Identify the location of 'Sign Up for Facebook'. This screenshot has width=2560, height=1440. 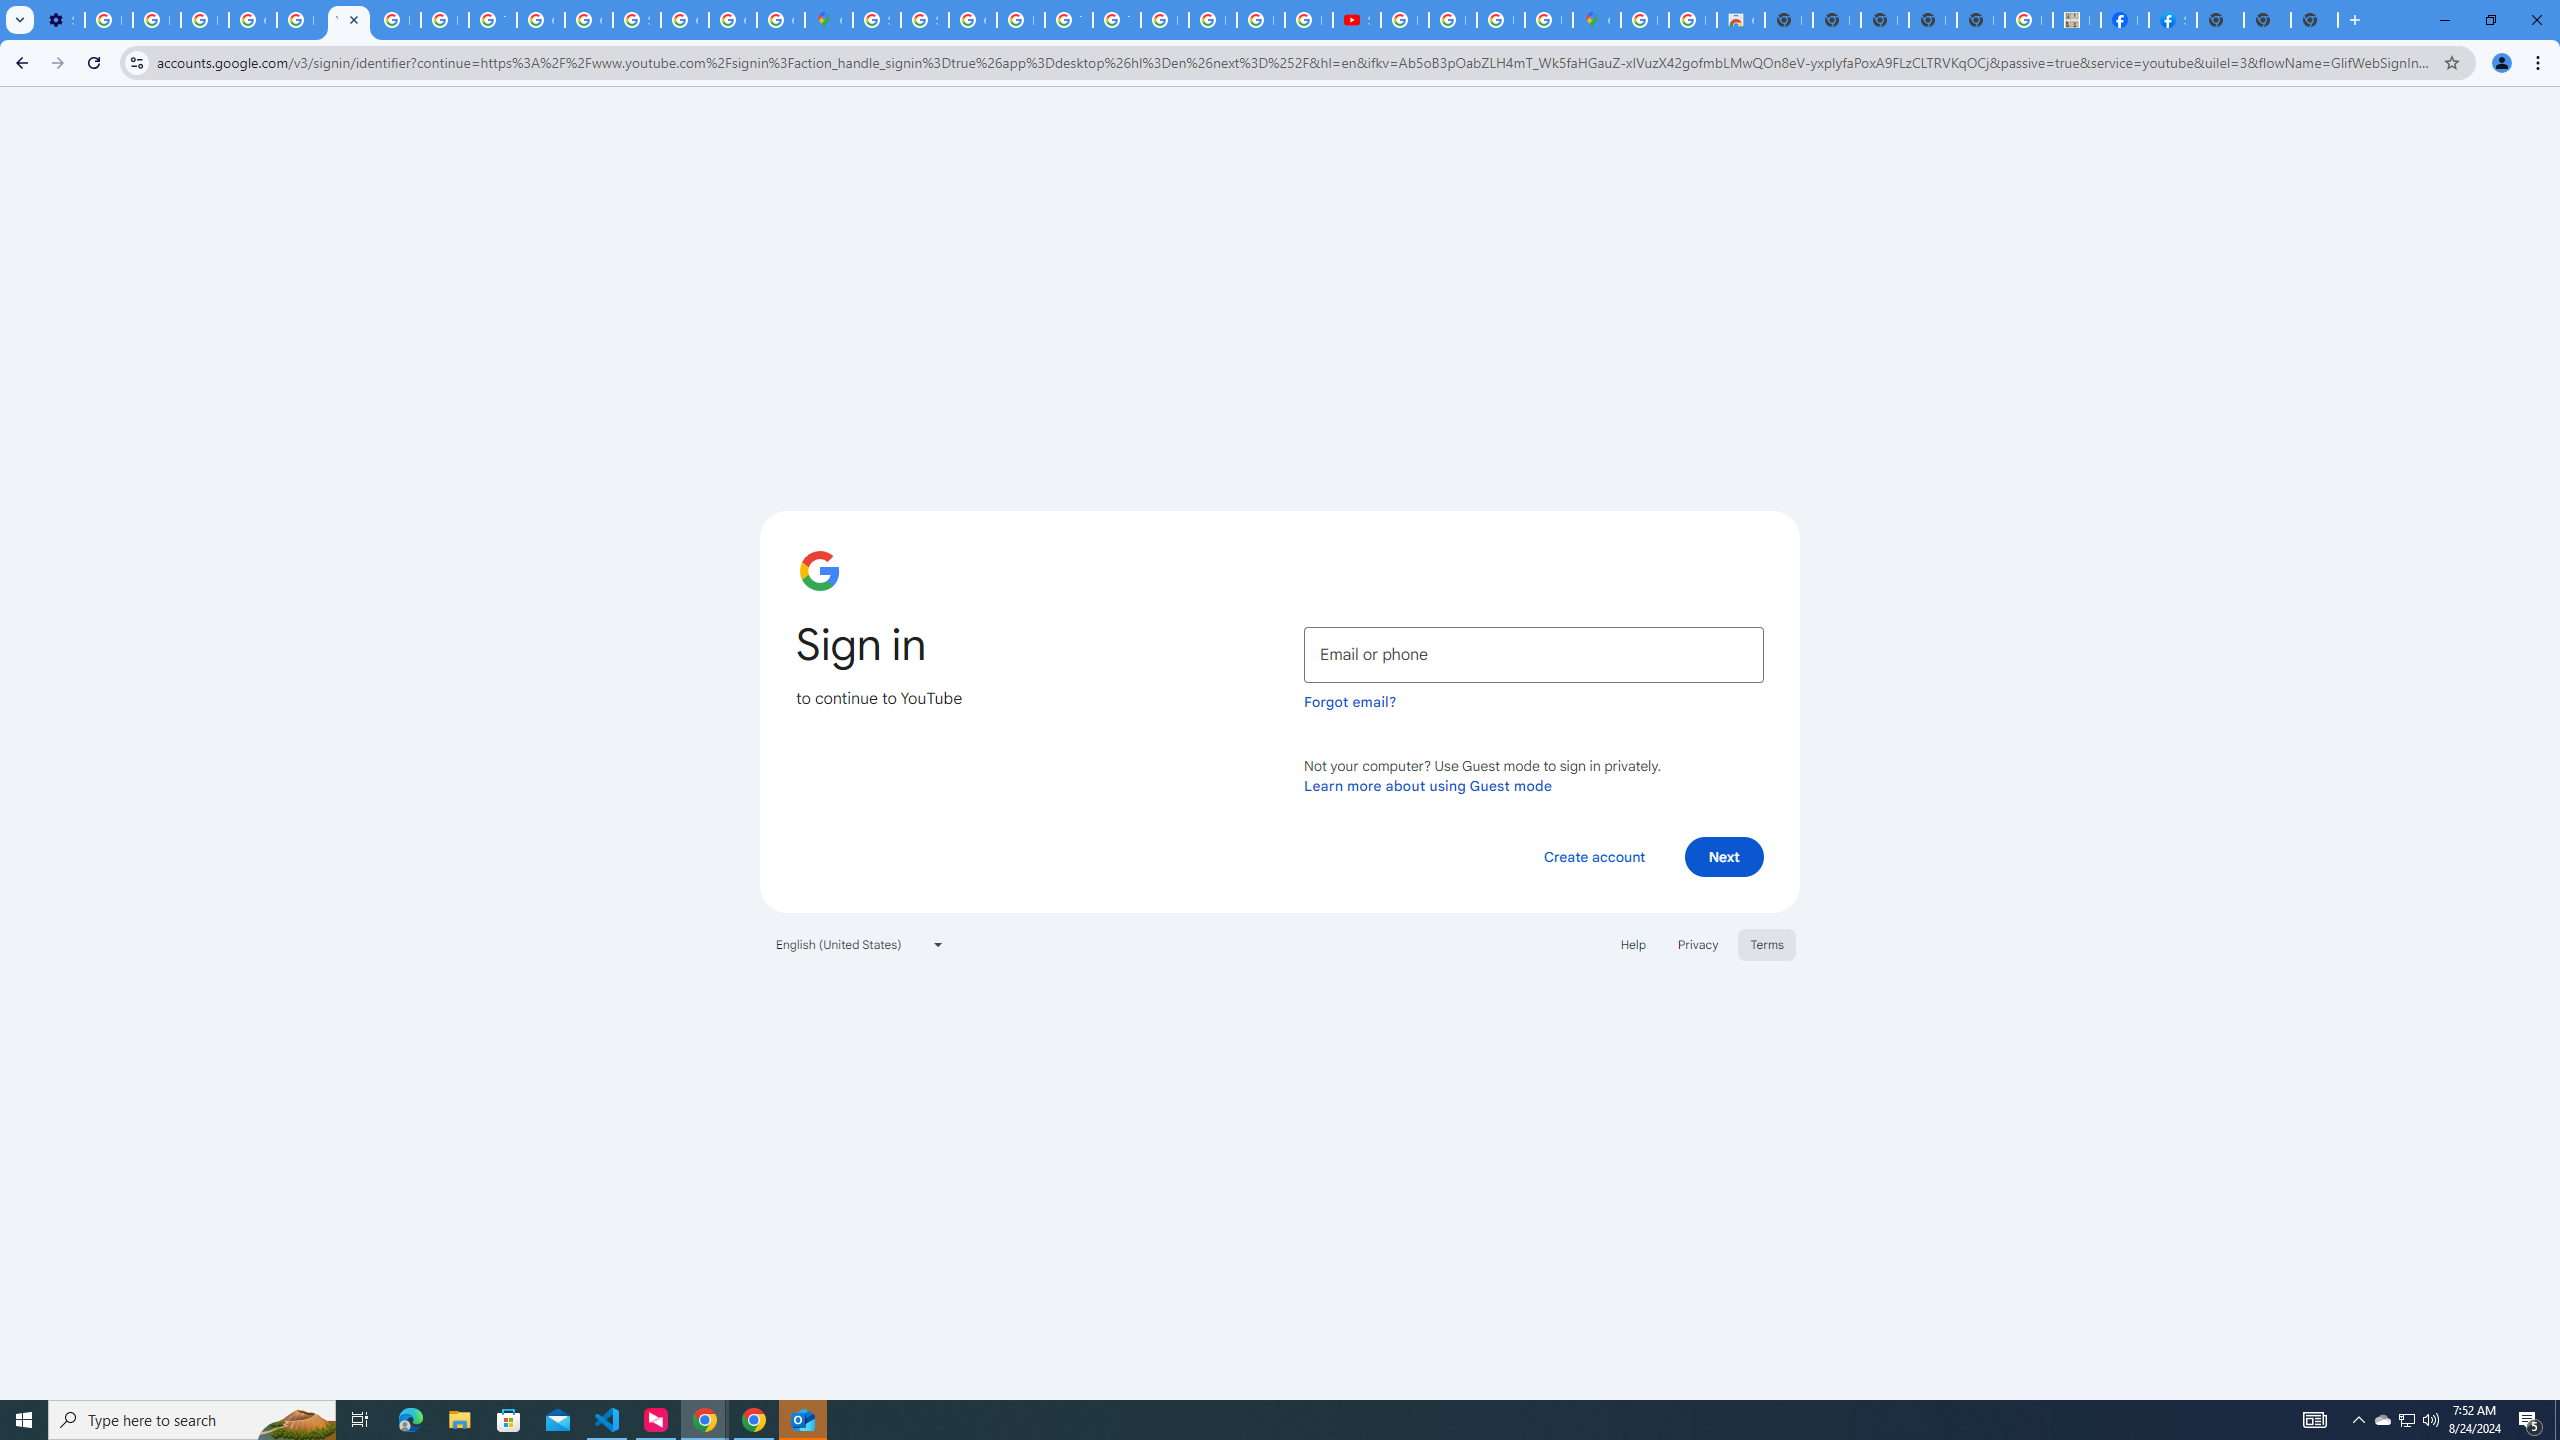
(2172, 19).